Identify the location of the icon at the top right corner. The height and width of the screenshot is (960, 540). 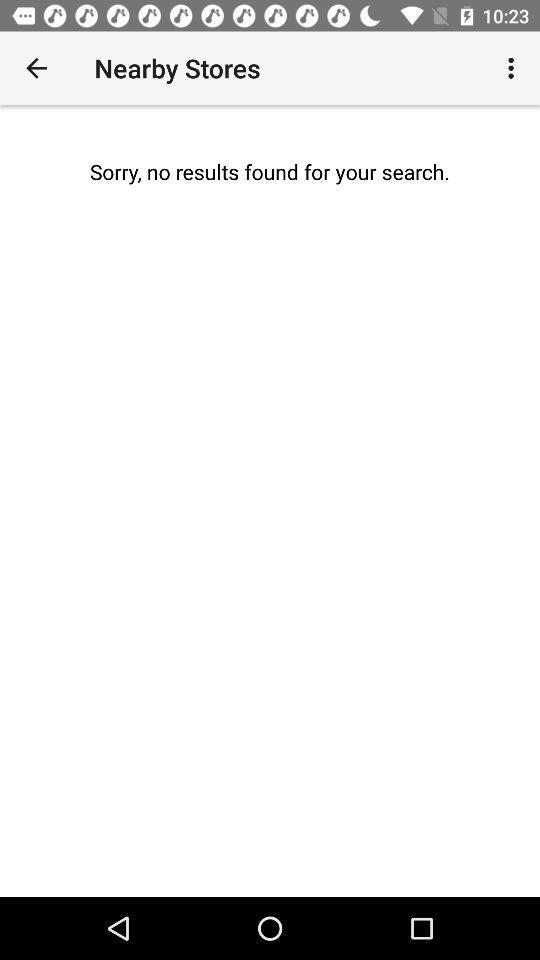
(513, 68).